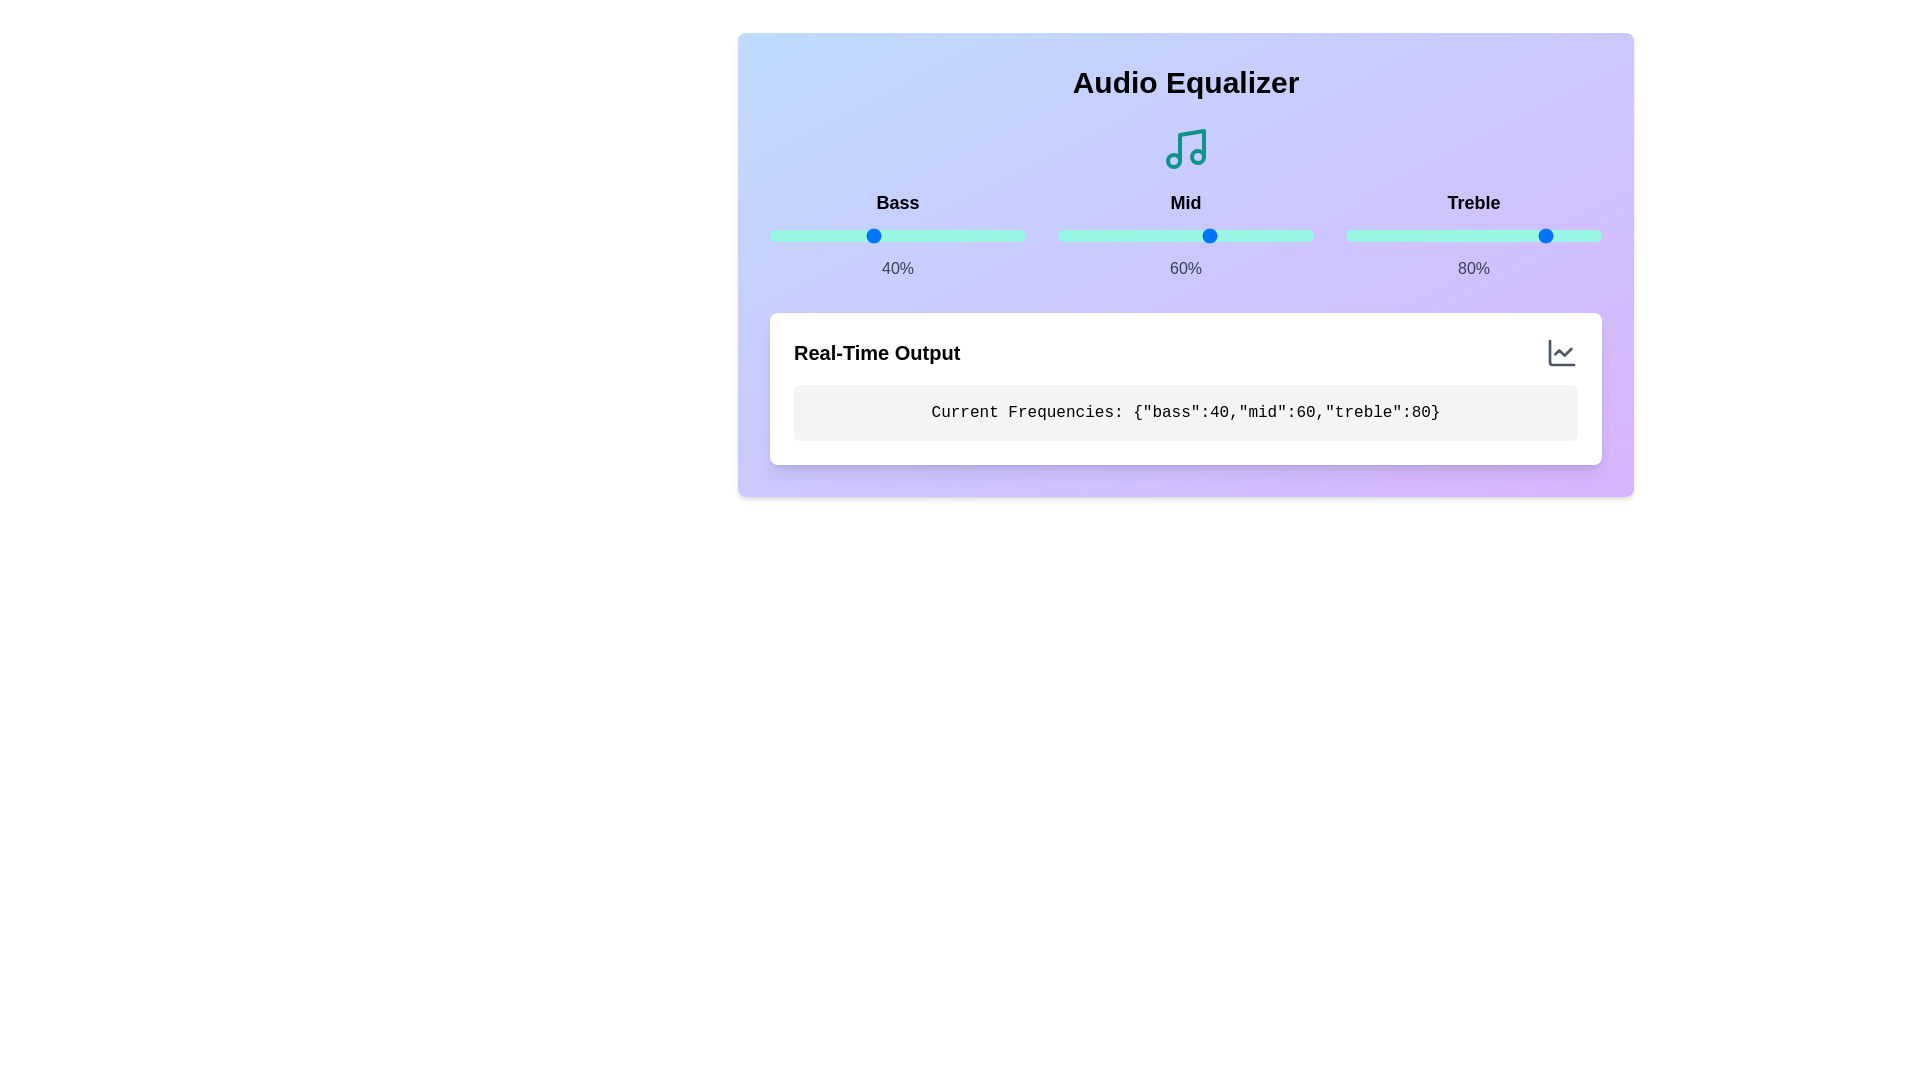 This screenshot has width=1920, height=1080. I want to click on bass level, so click(917, 234).